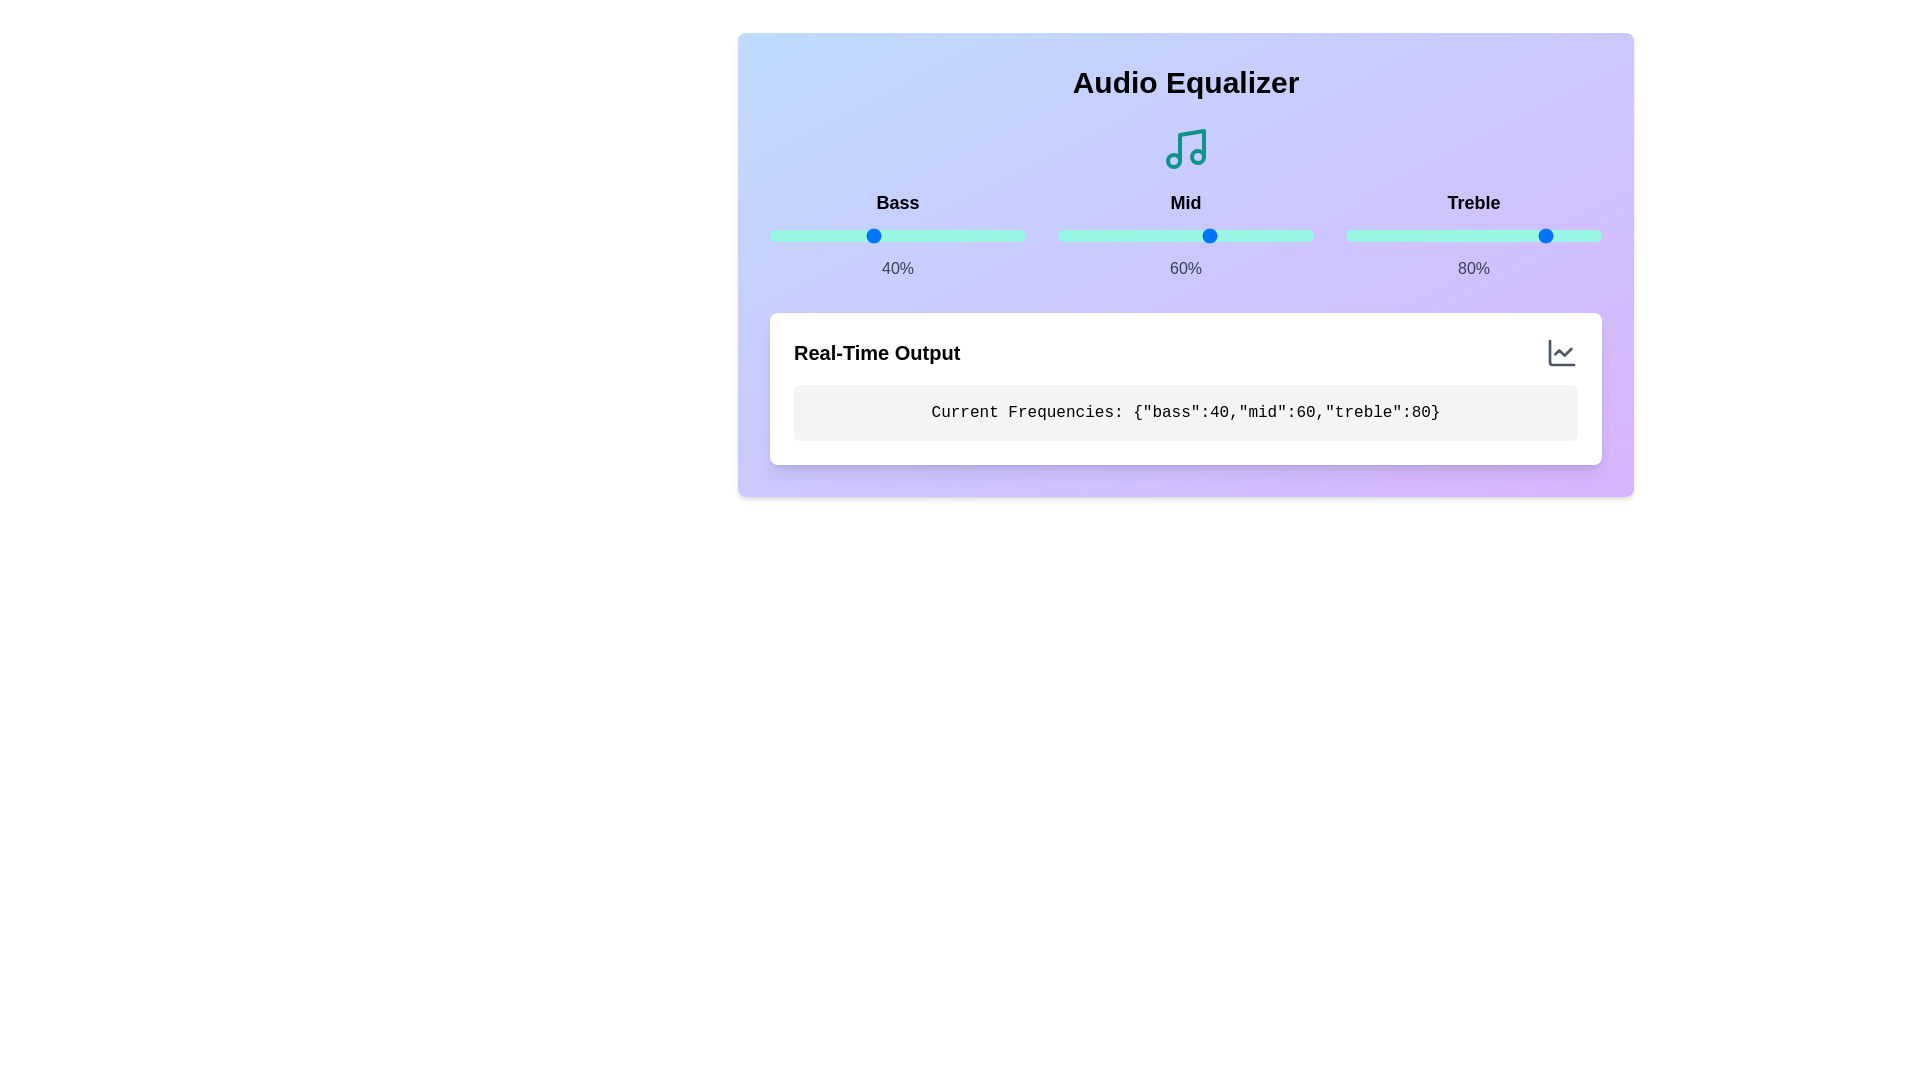 This screenshot has width=1920, height=1080. I want to click on bass level, so click(917, 234).